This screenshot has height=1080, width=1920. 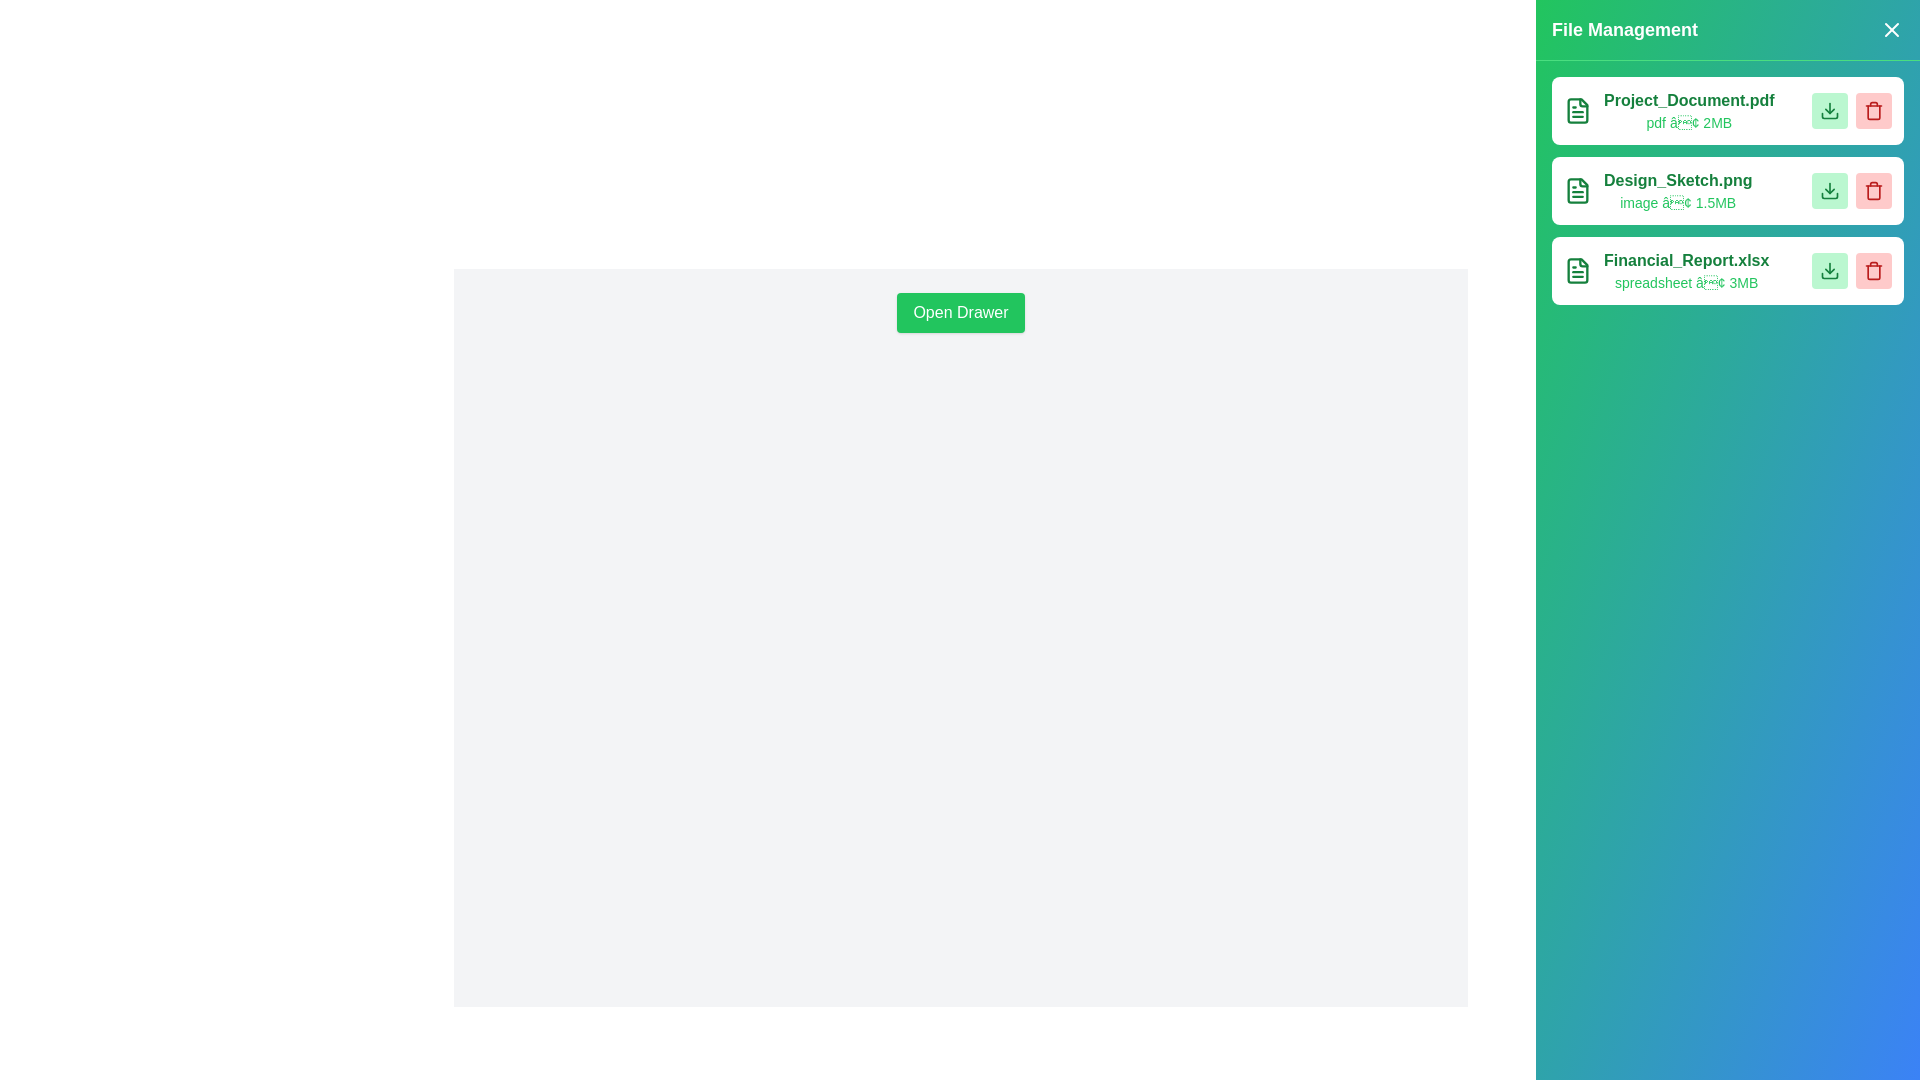 What do you see at coordinates (1829, 191) in the screenshot?
I see `the 'Download' button for the file Design_Sketch.png` at bounding box center [1829, 191].